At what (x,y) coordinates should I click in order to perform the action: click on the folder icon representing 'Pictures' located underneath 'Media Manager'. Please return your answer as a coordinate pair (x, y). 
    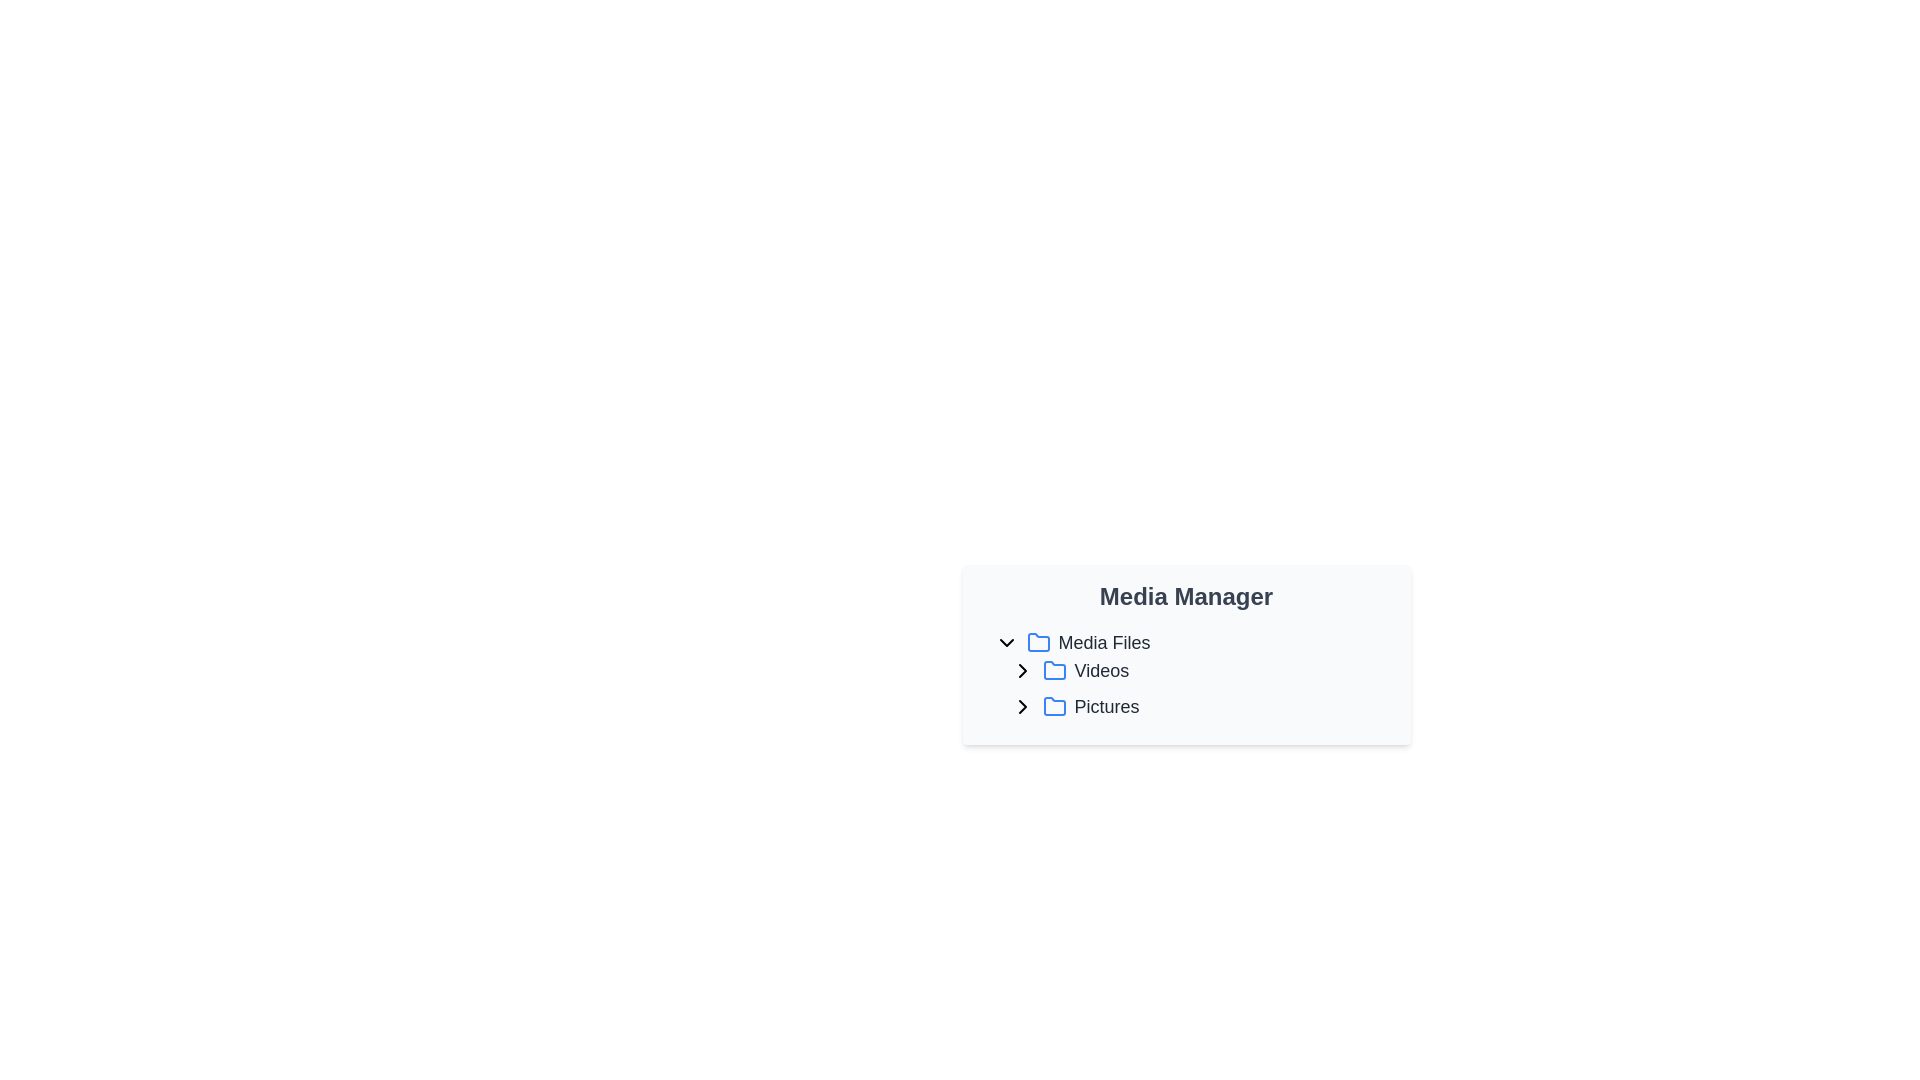
    Looking at the image, I should click on (1053, 705).